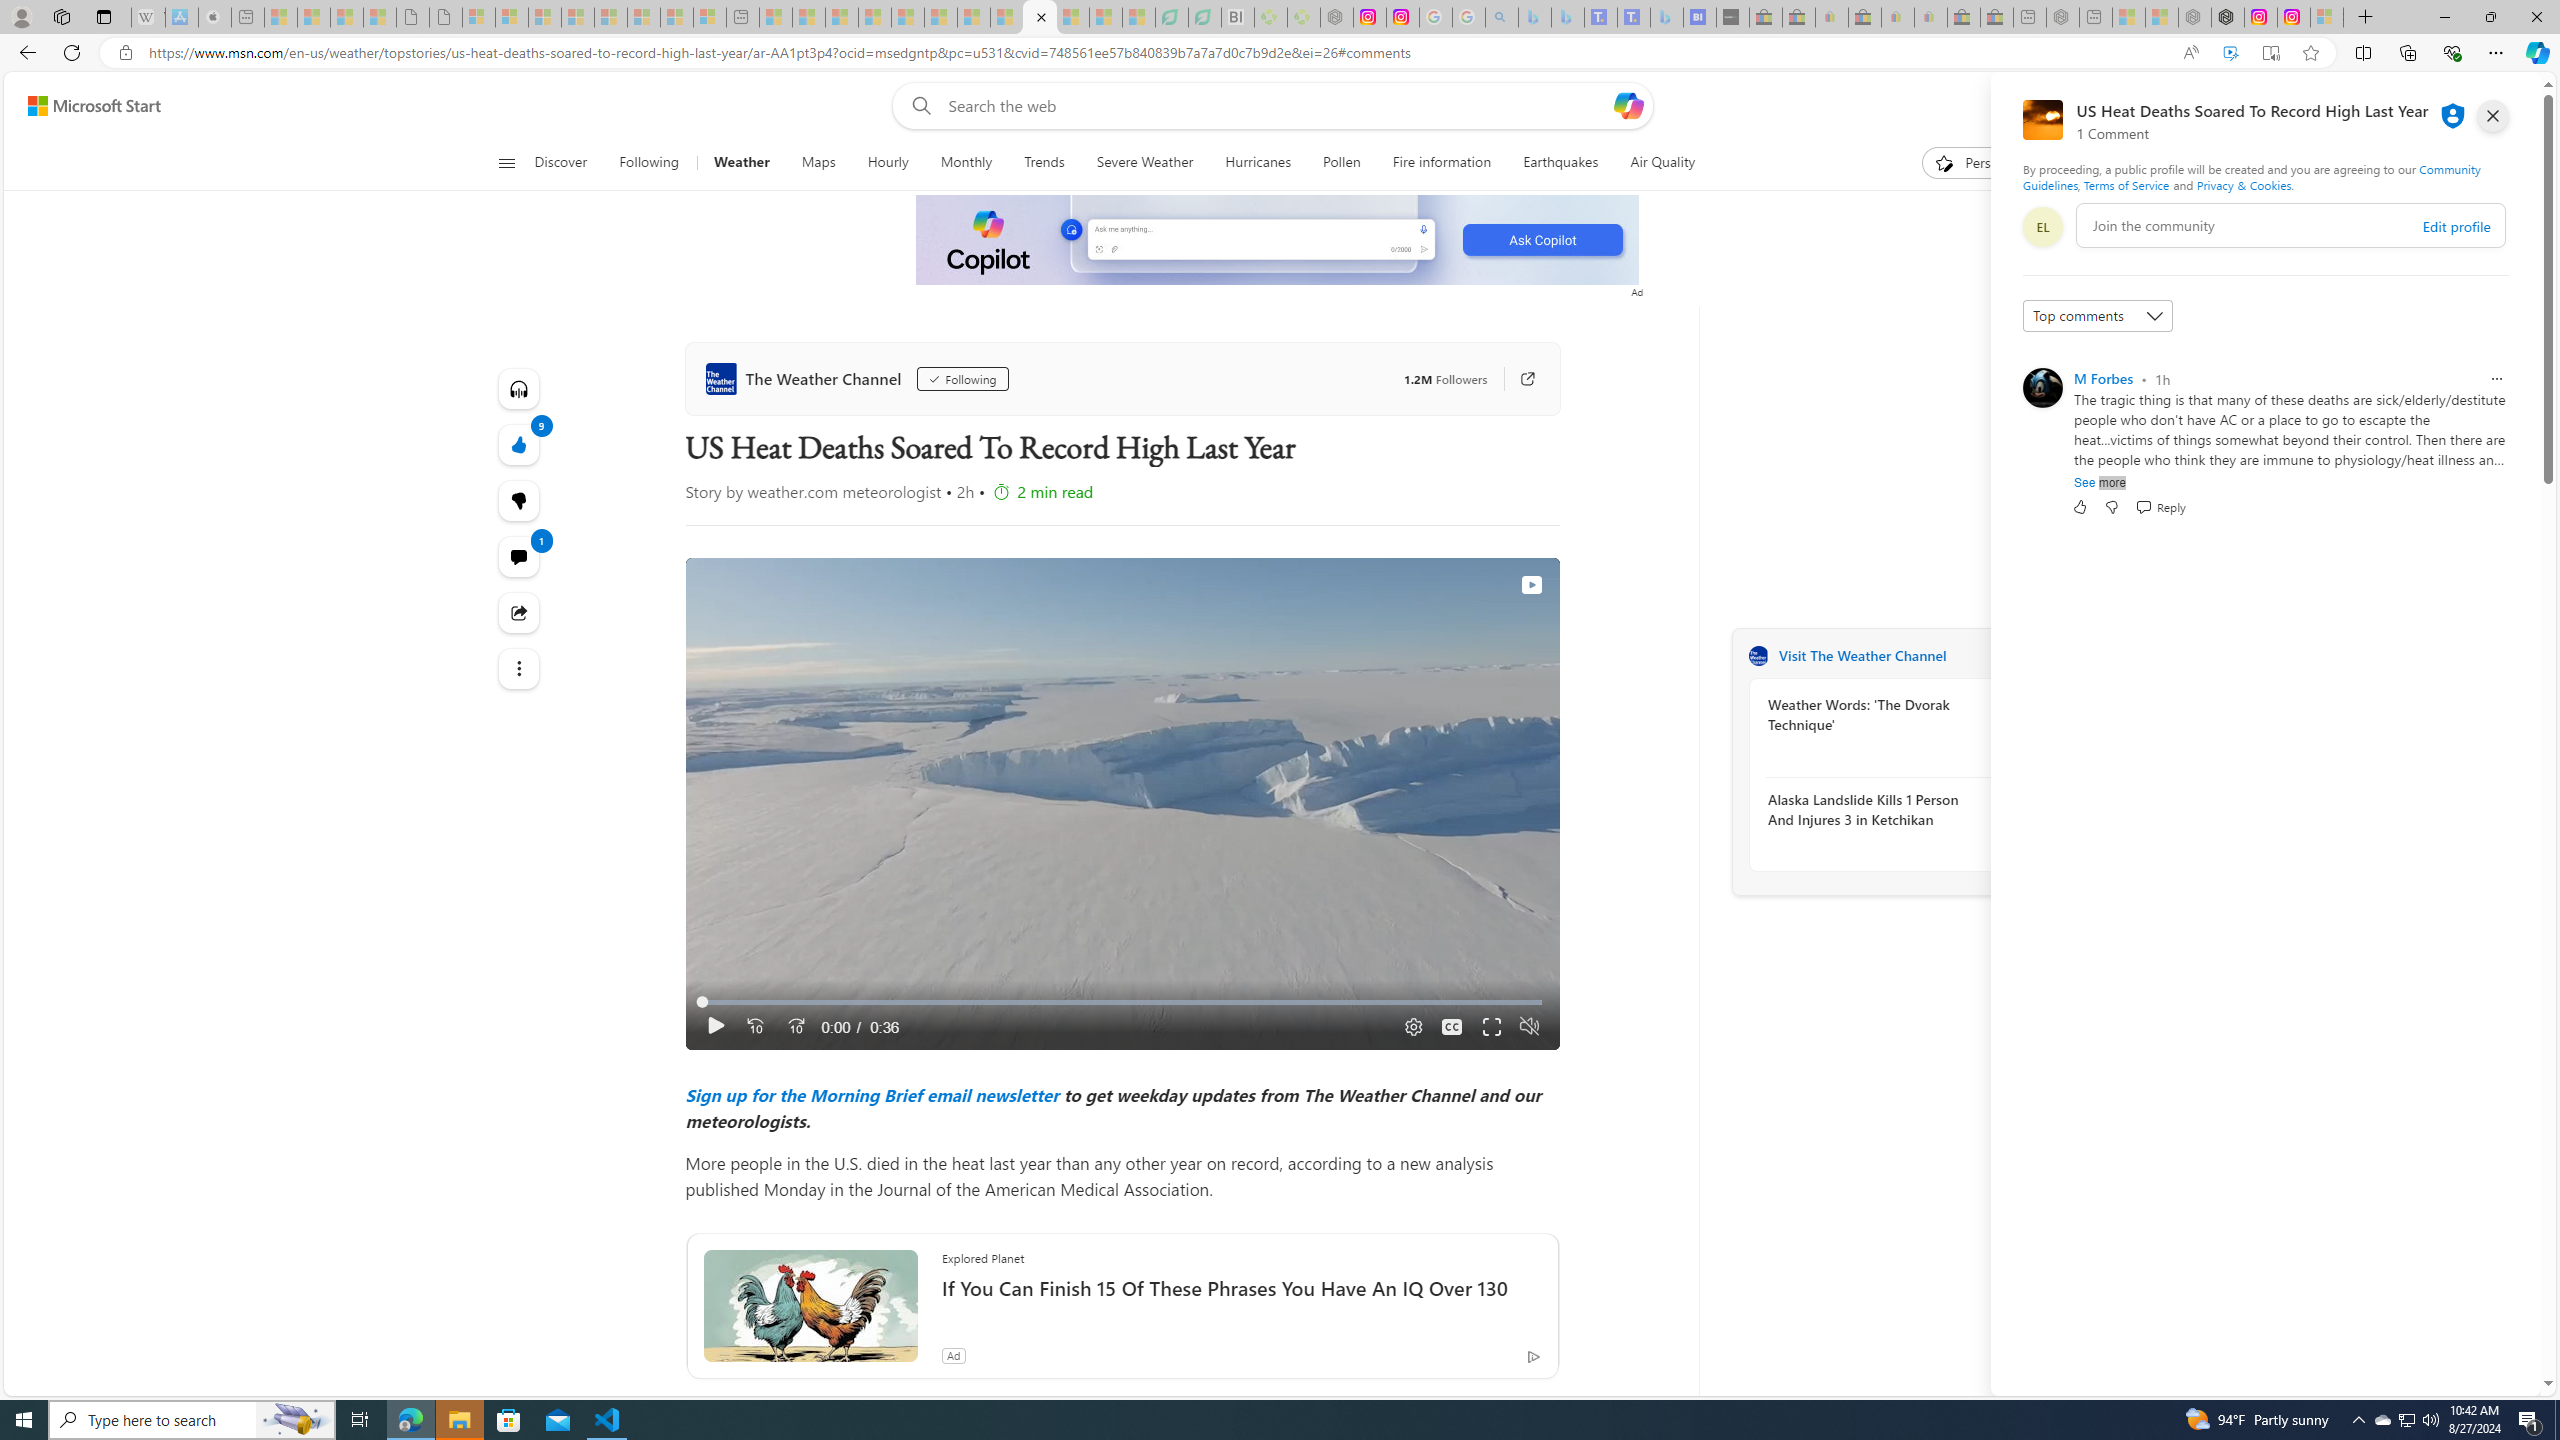 The height and width of the screenshot is (1440, 2560). I want to click on 'Monthly', so click(966, 162).